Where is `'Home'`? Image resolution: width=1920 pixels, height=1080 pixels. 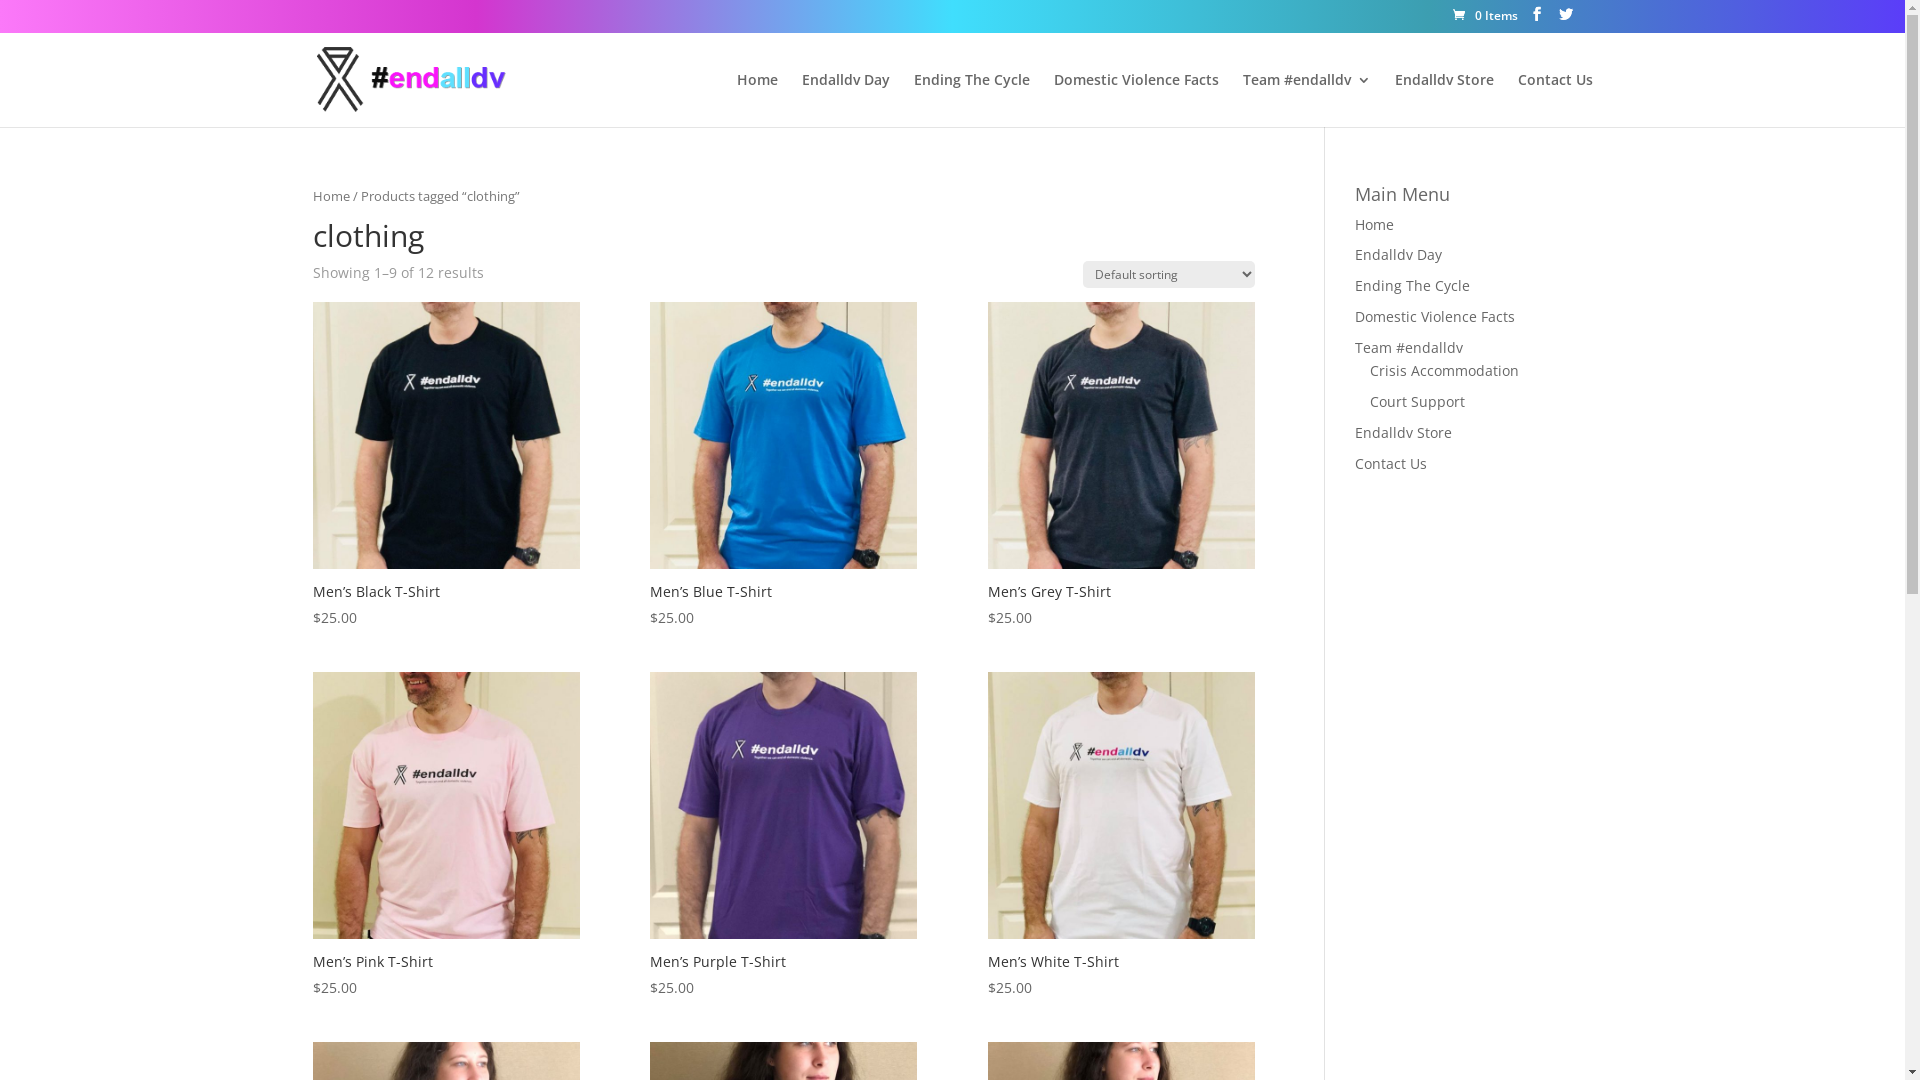
'Home' is located at coordinates (1373, 223).